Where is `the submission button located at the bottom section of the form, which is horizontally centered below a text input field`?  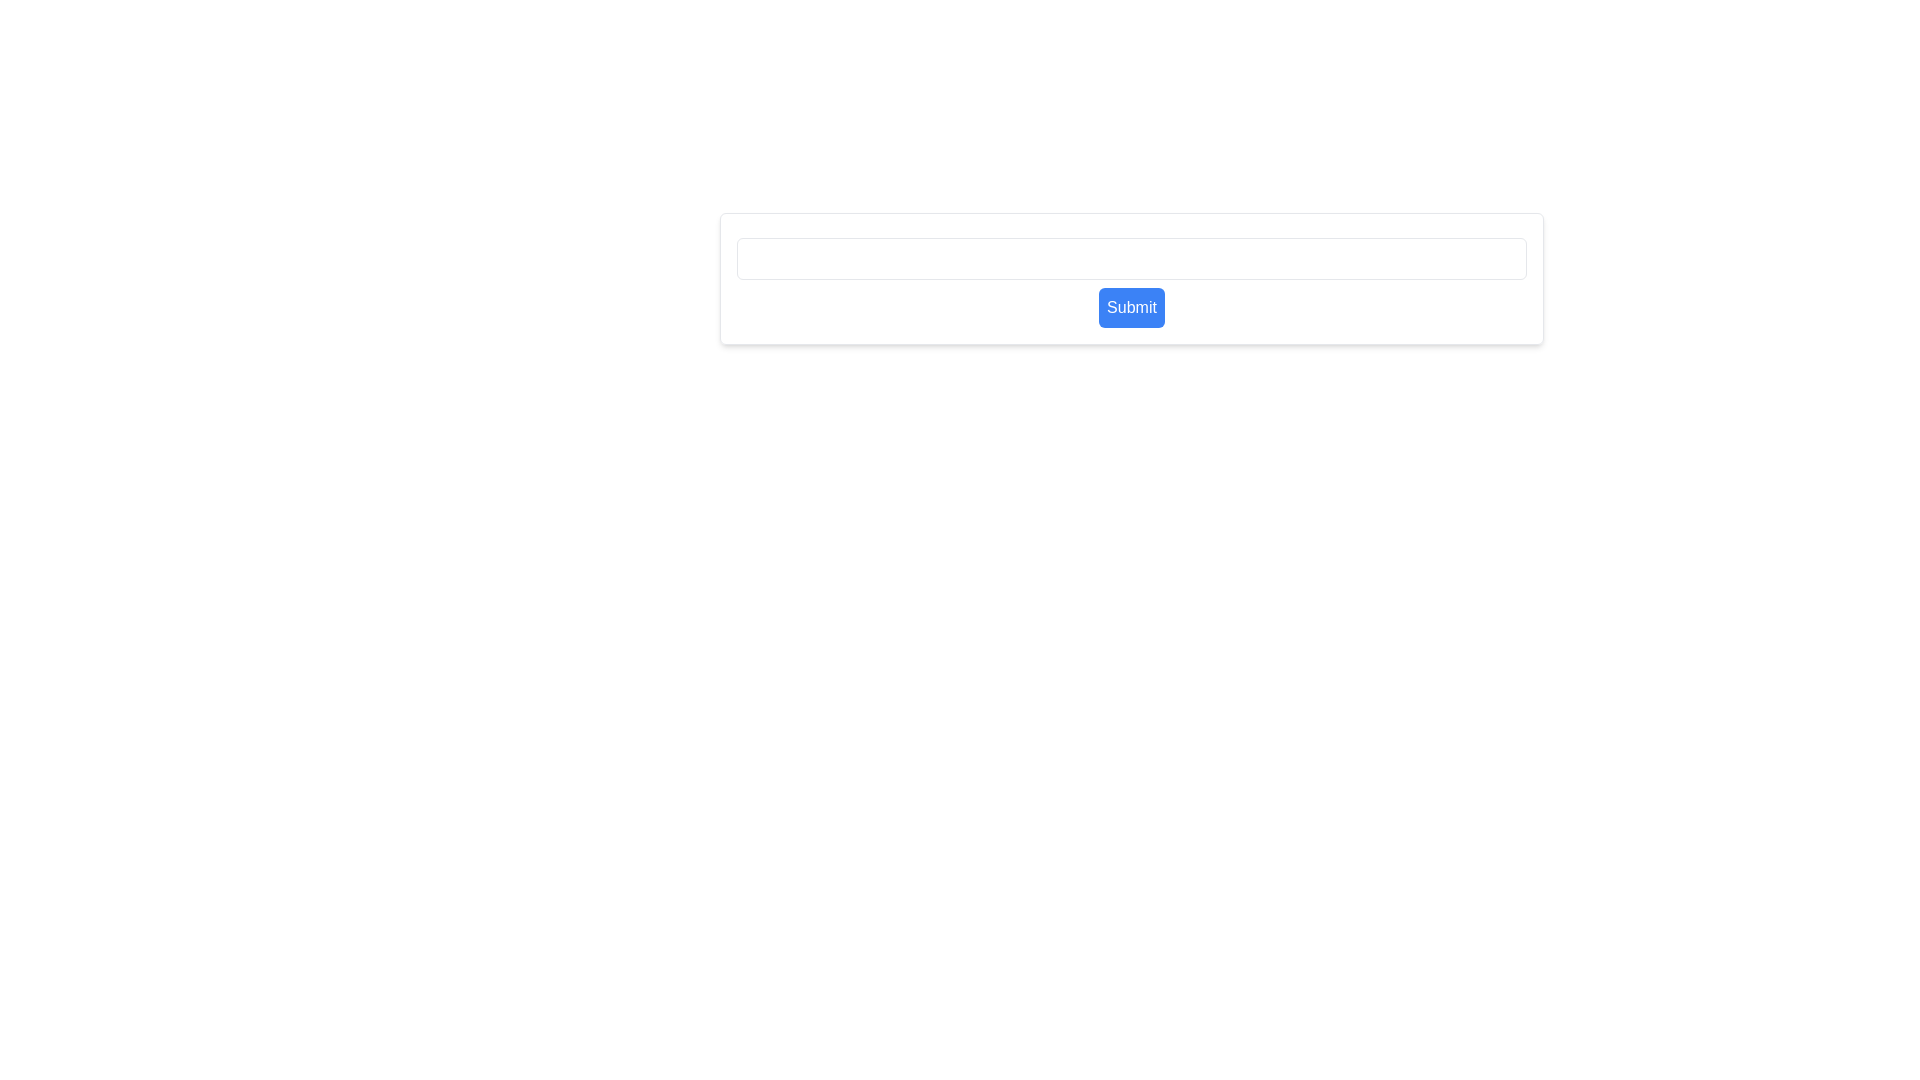
the submission button located at the bottom section of the form, which is horizontally centered below a text input field is located at coordinates (1132, 278).